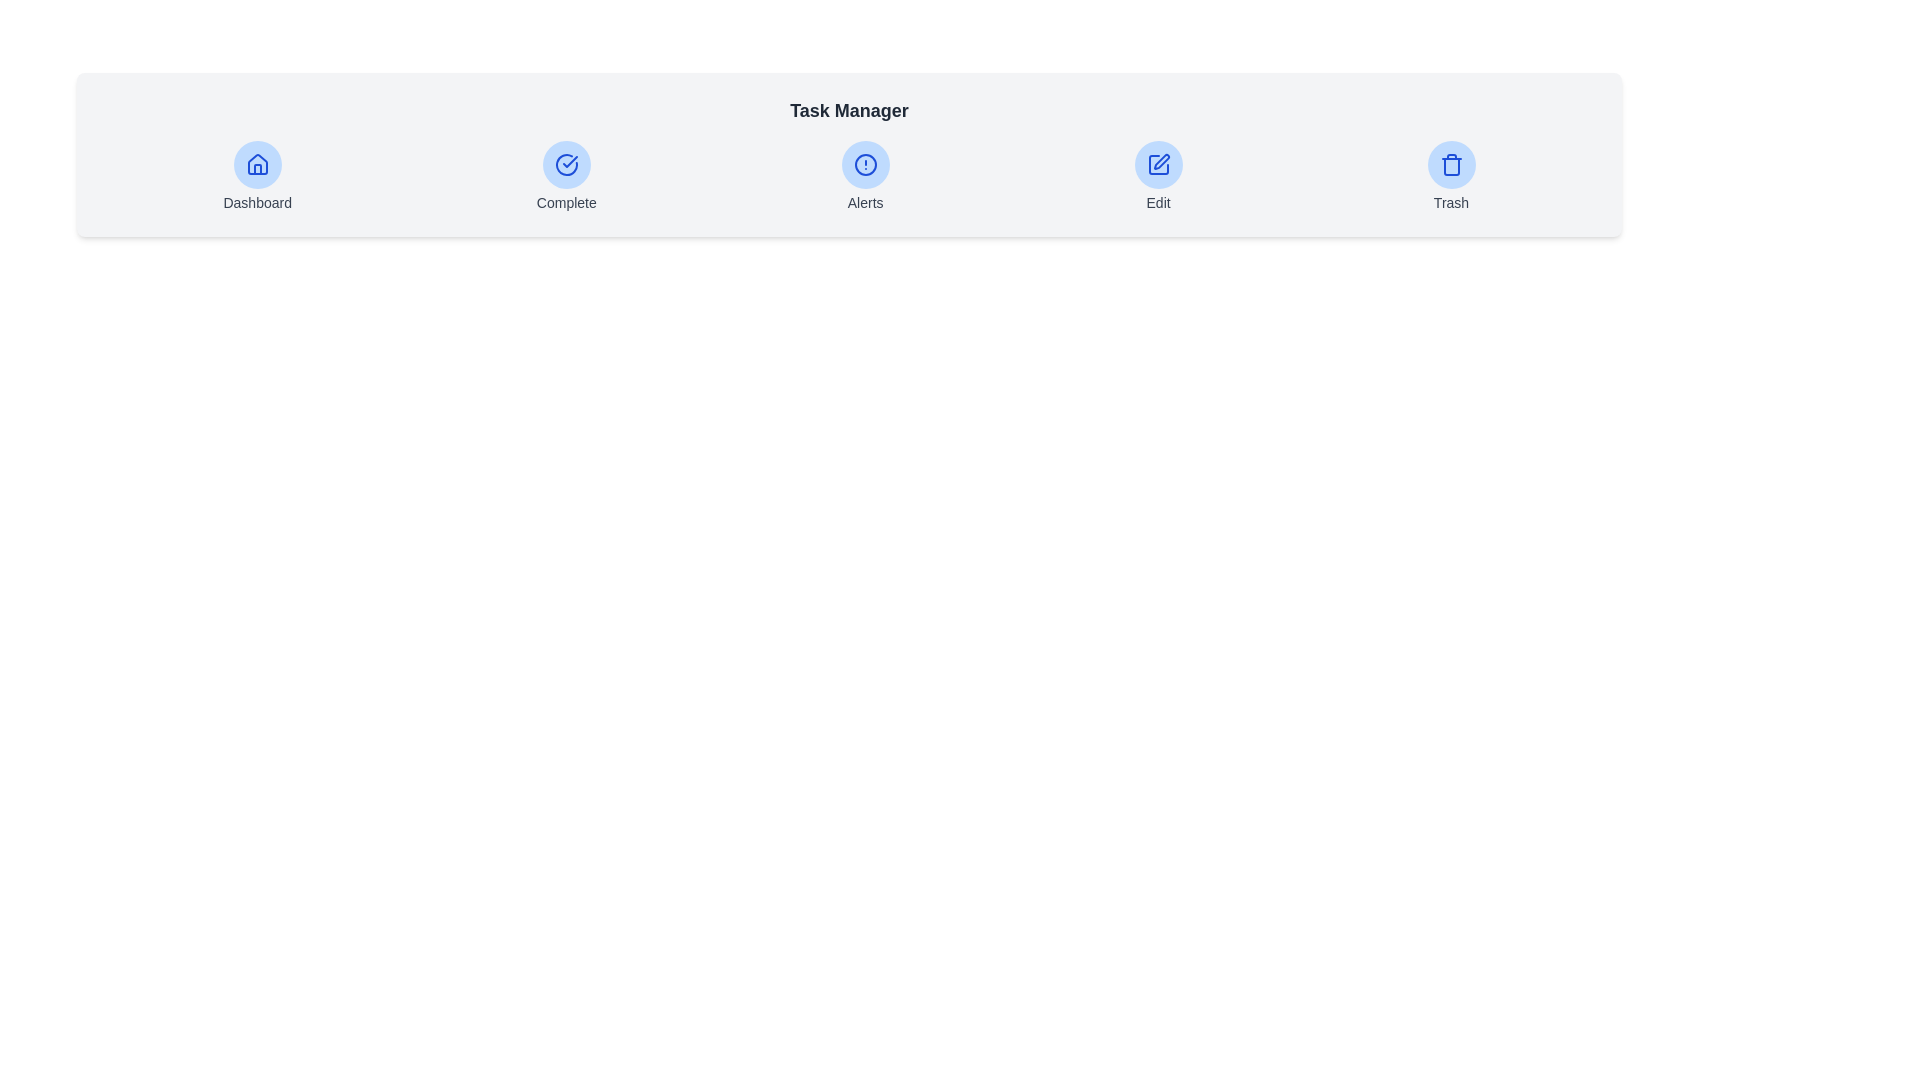  What do you see at coordinates (1158, 164) in the screenshot?
I see `the fourth icon from the left in the horizontal layout, labeled 'Edit', below the 'Task Manager' heading` at bounding box center [1158, 164].